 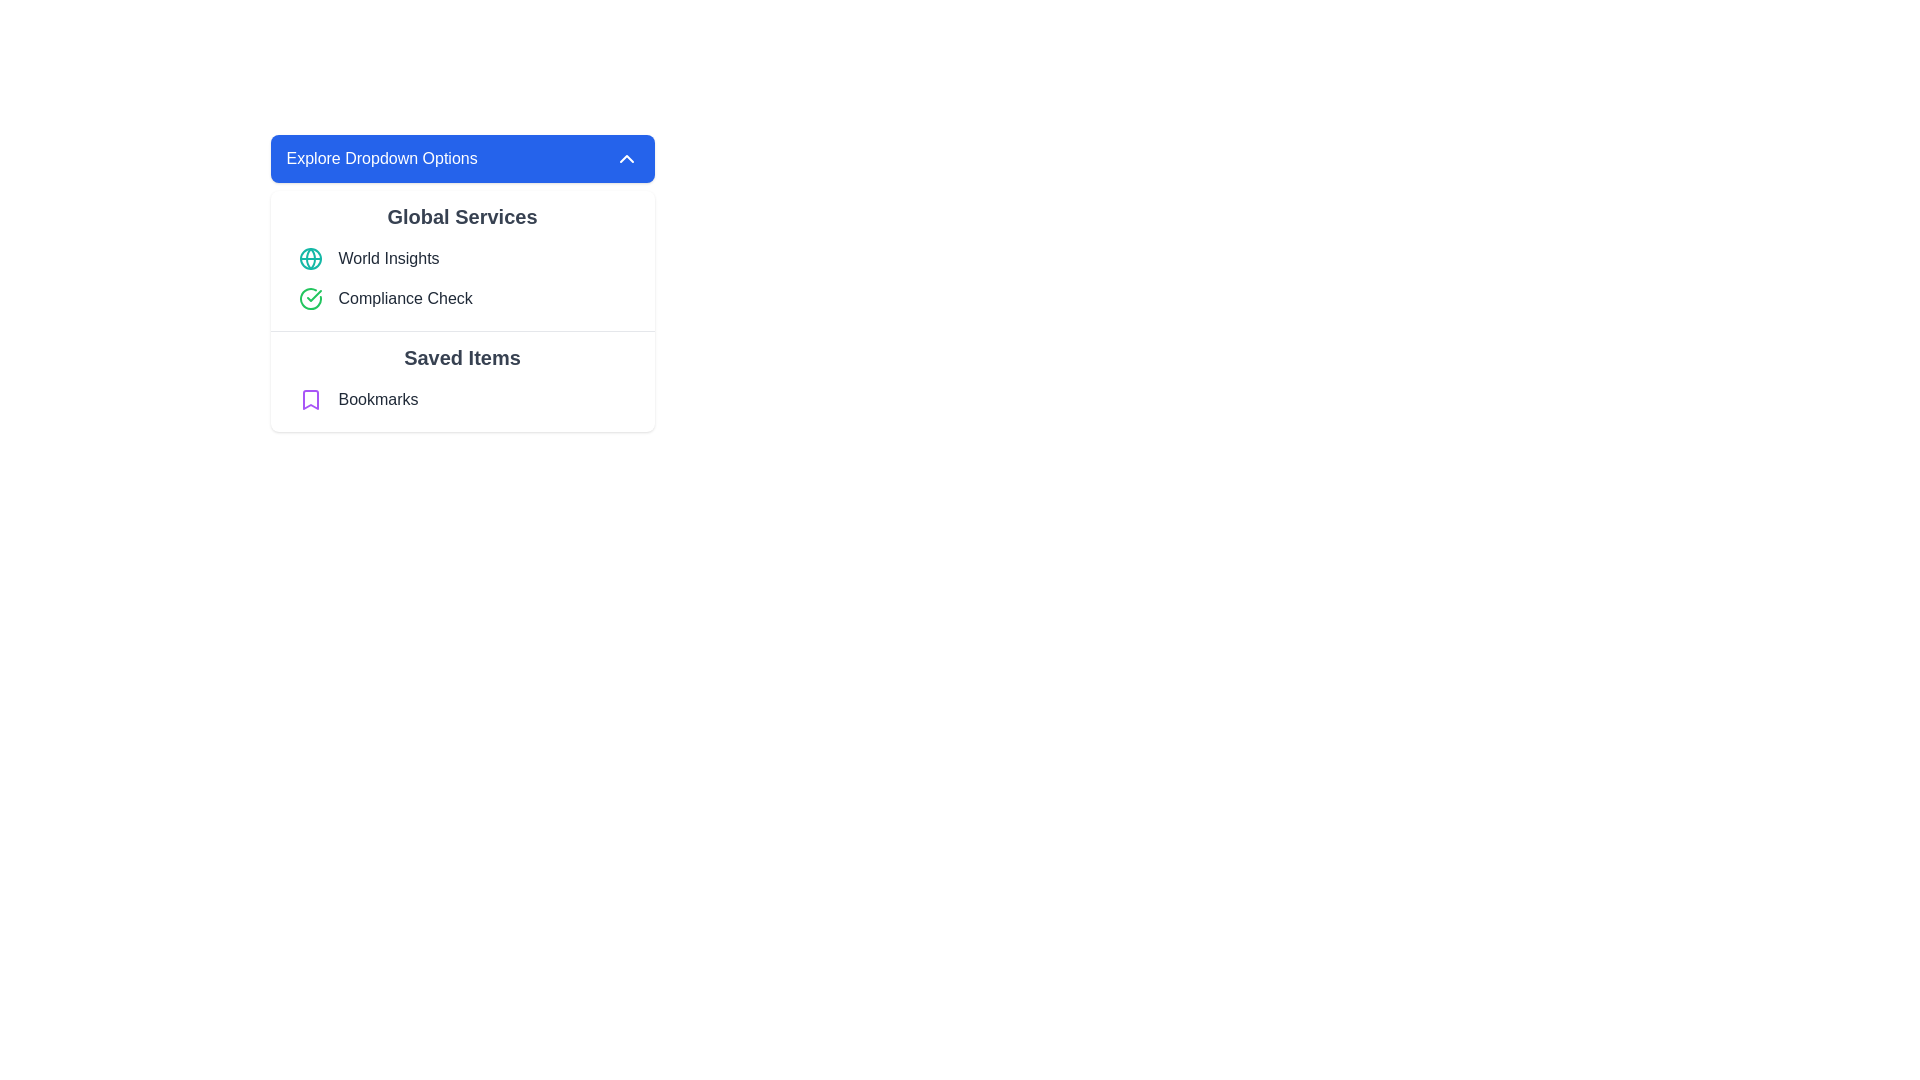 I want to click on the rounded rectangular button labeled 'Explore Dropdown Options', so click(x=461, y=157).